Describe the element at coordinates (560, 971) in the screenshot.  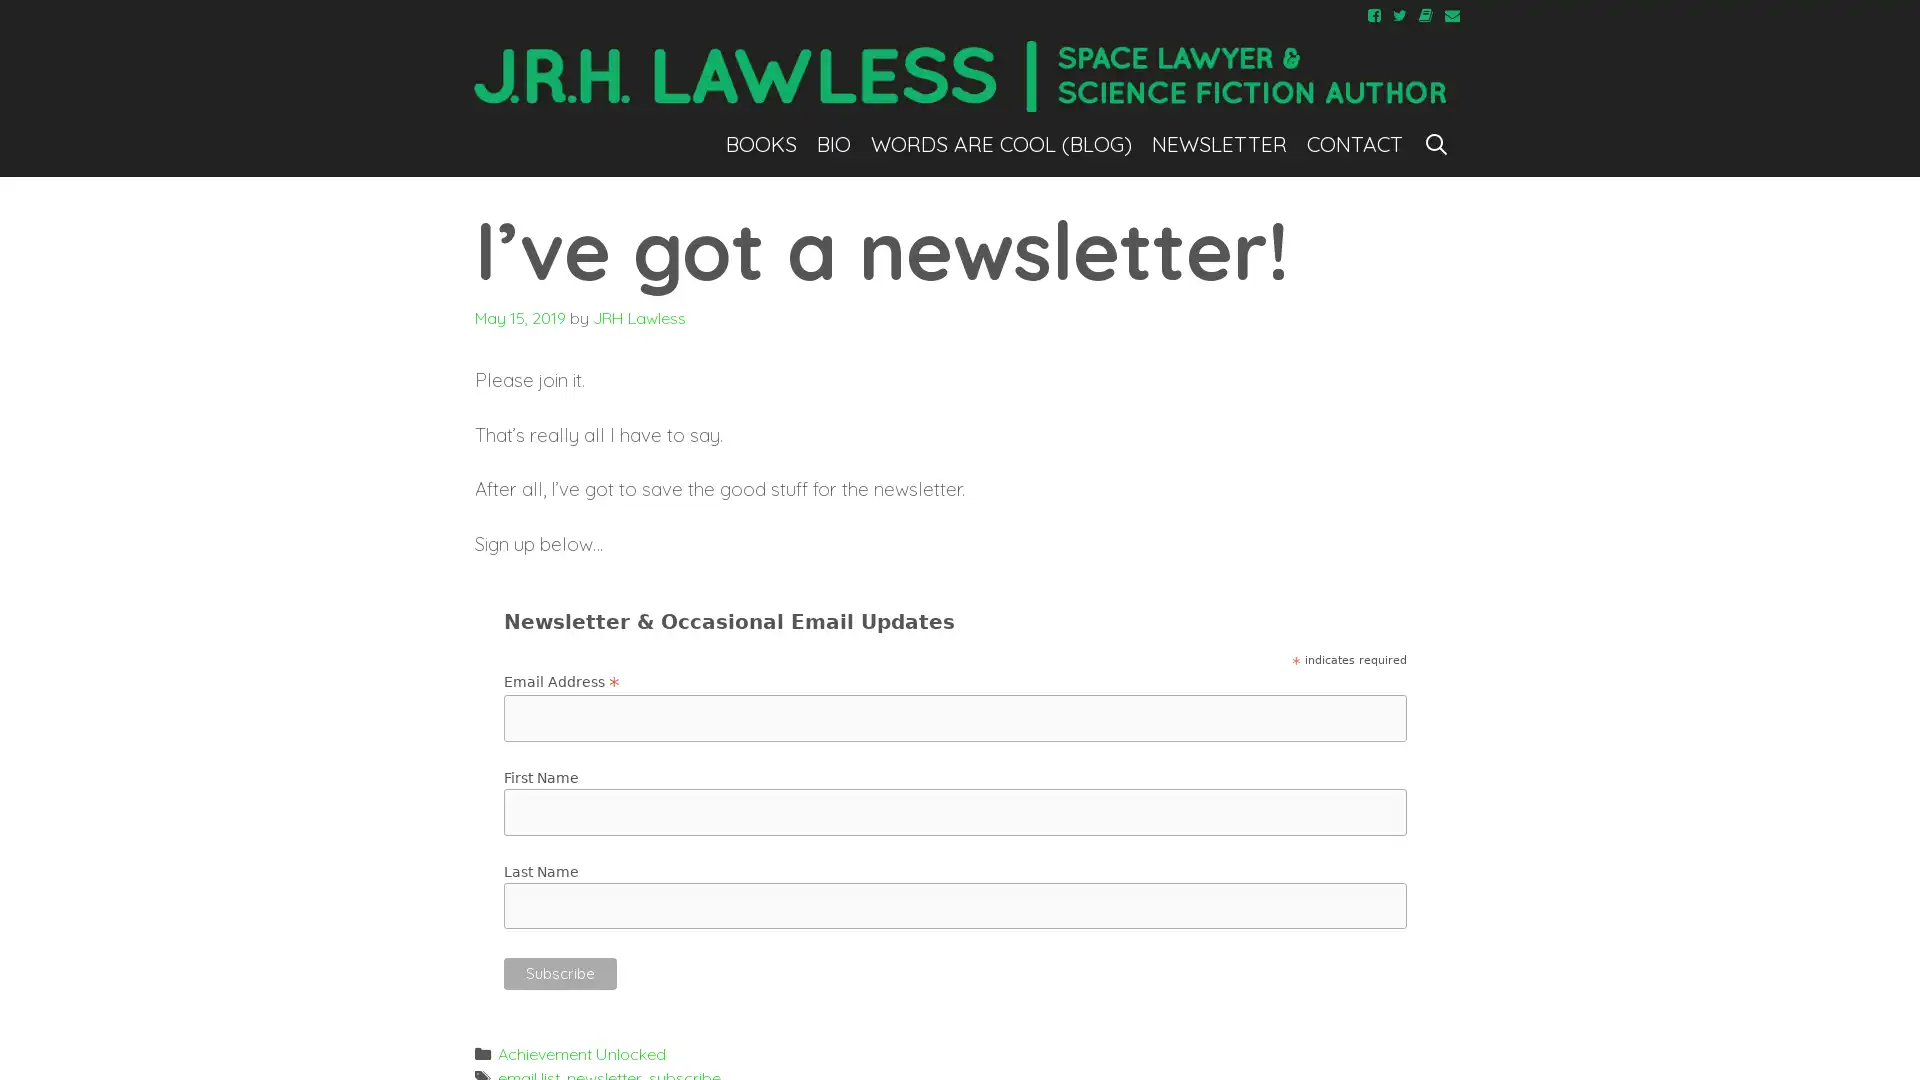
I see `Subscribe` at that location.